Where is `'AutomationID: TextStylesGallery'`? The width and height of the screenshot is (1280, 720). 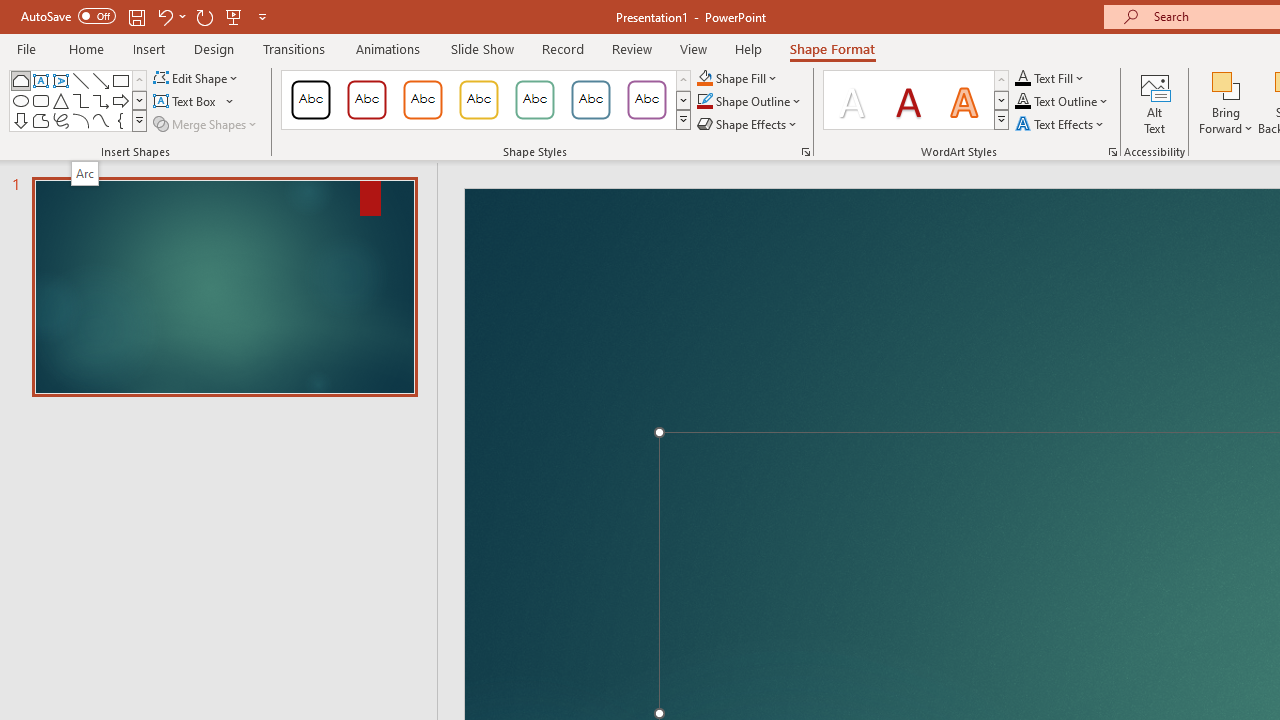 'AutomationID: TextStylesGallery' is located at coordinates (916, 100).